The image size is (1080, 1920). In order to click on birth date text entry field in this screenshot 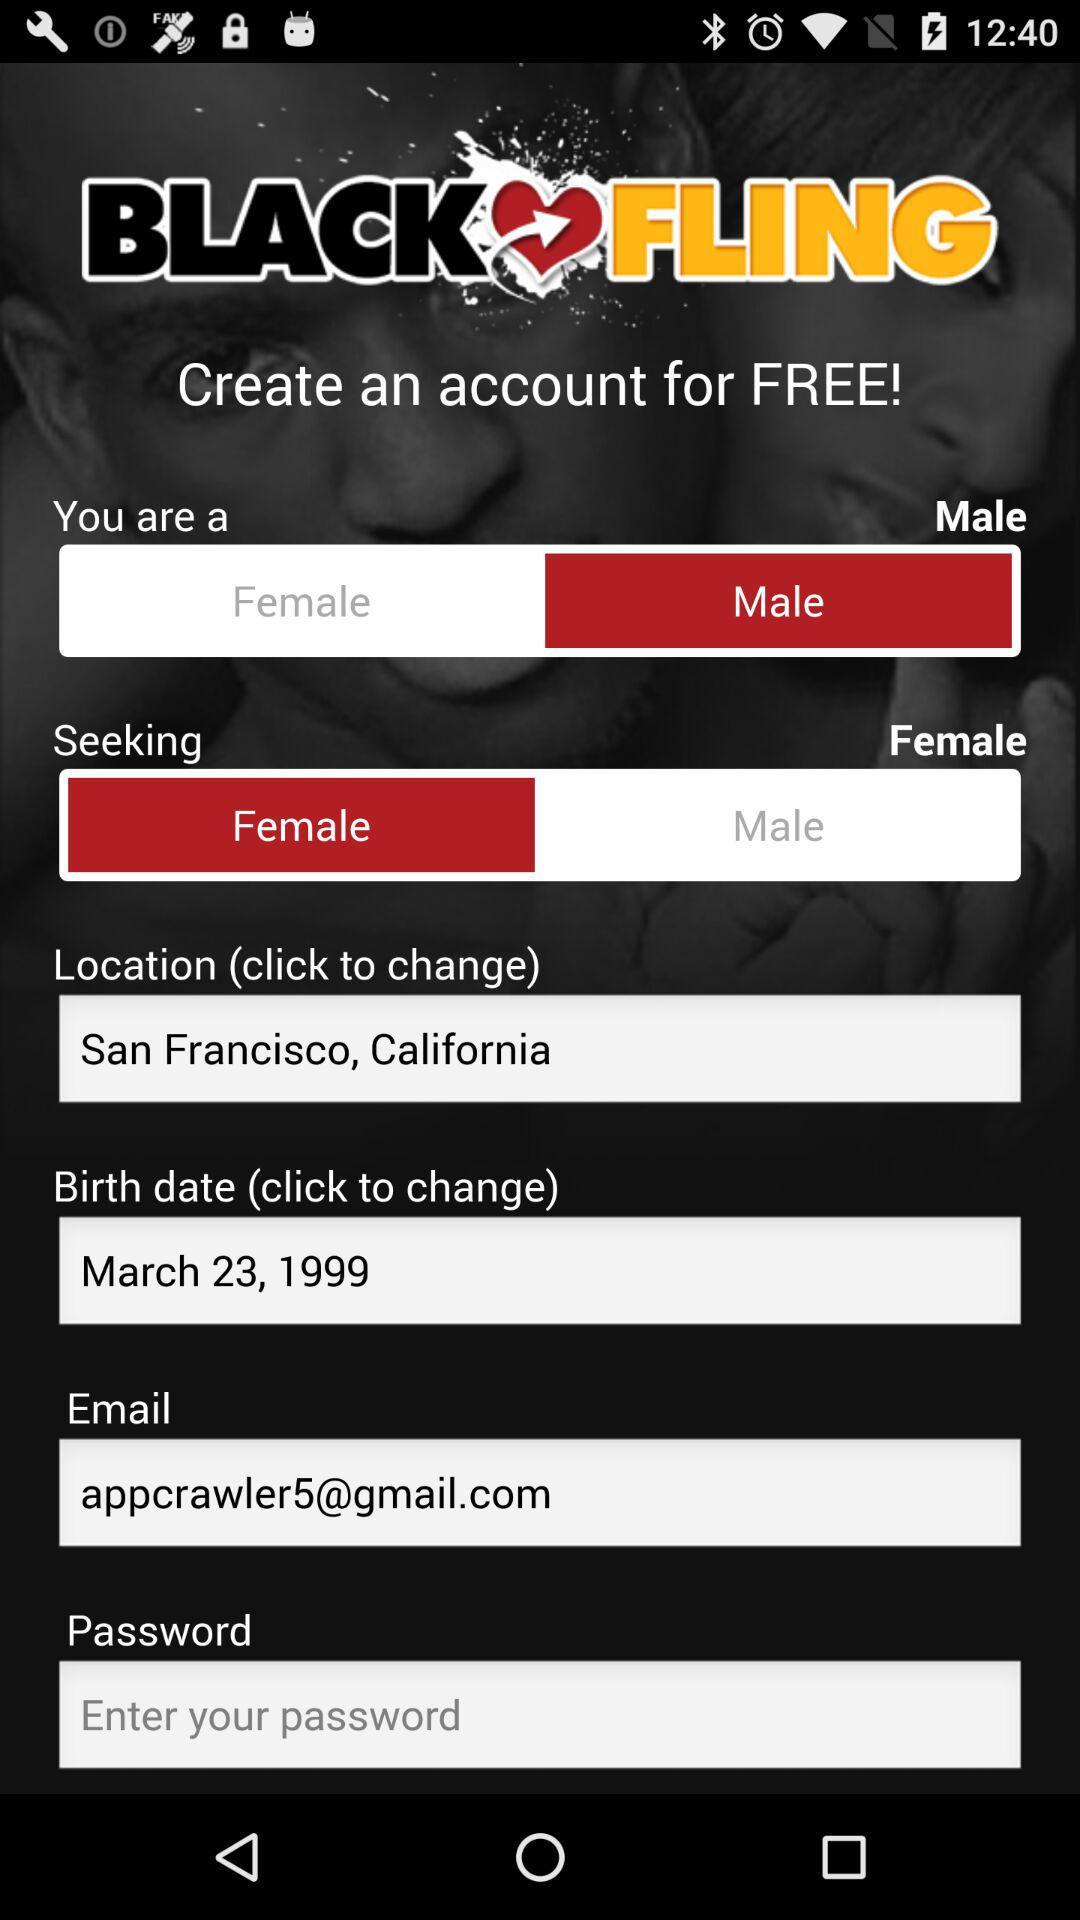, I will do `click(540, 1275)`.